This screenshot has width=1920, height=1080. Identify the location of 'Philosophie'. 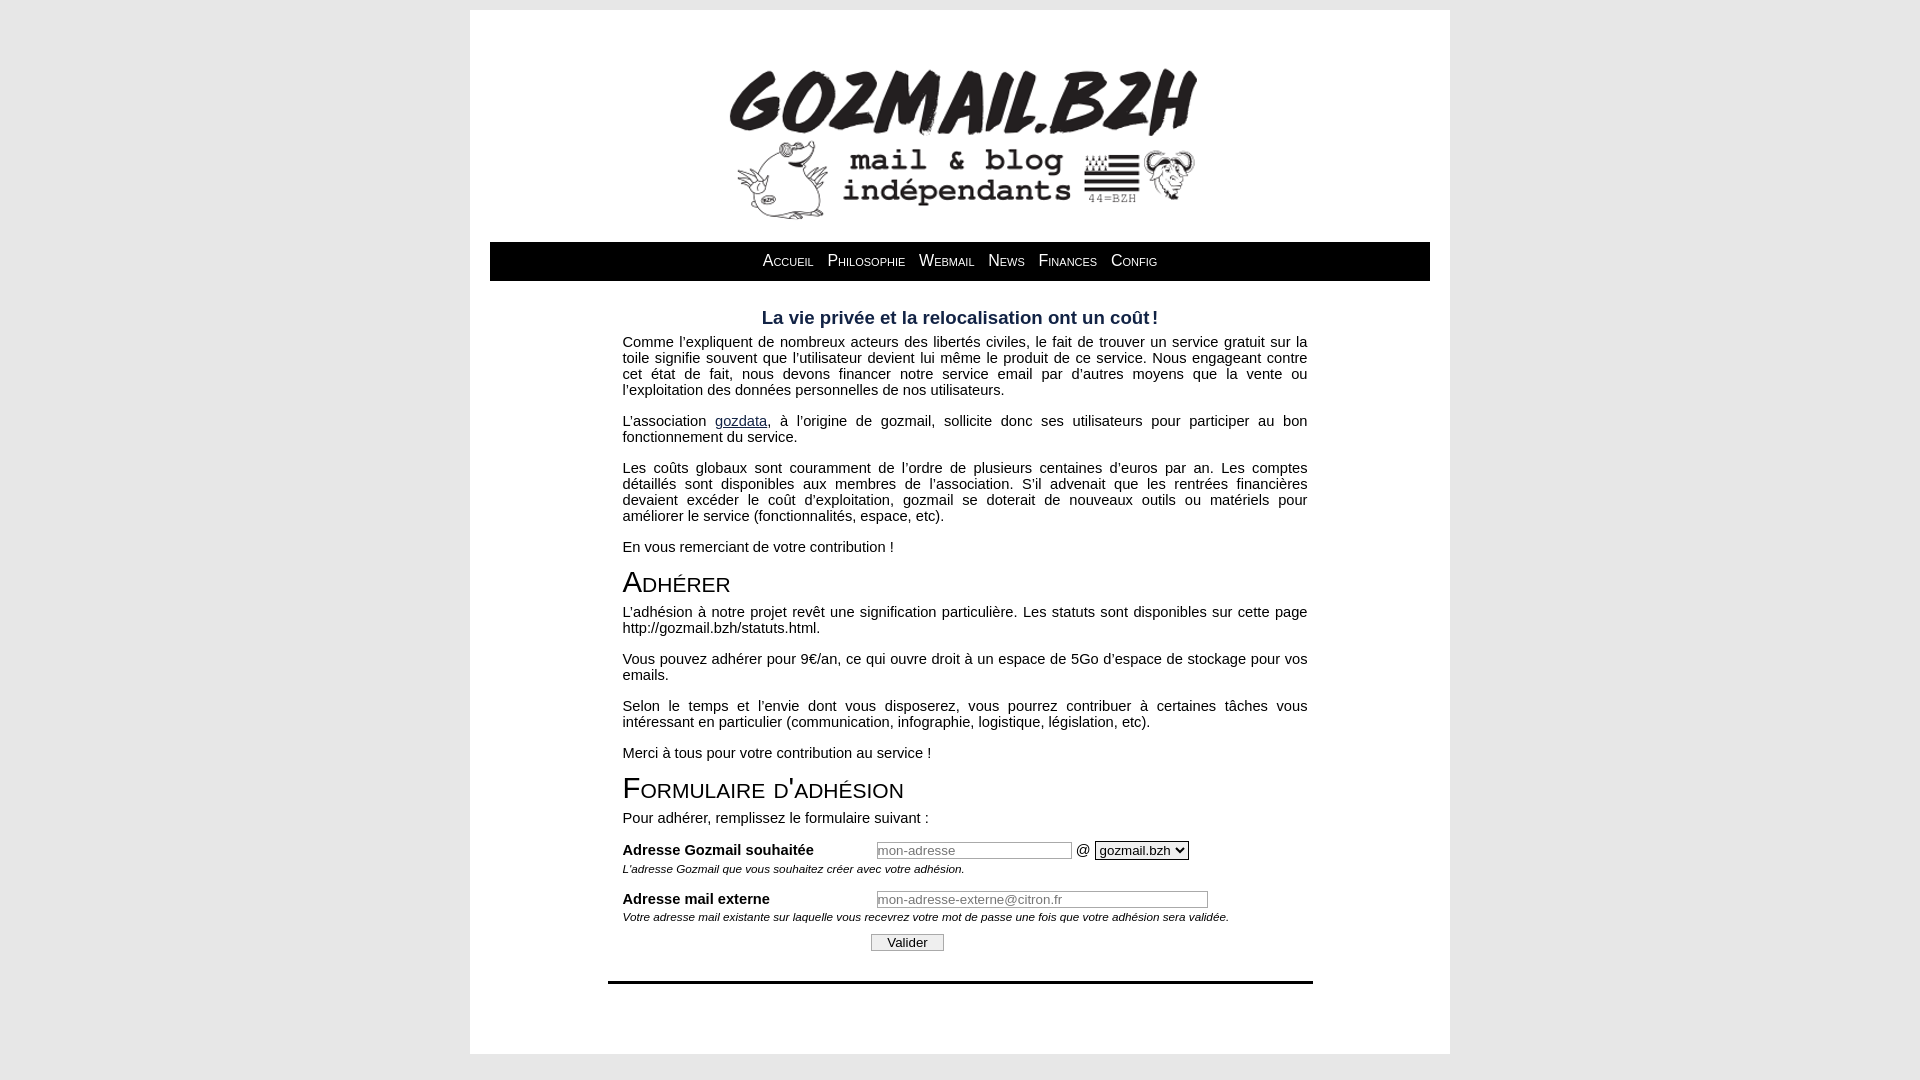
(865, 259).